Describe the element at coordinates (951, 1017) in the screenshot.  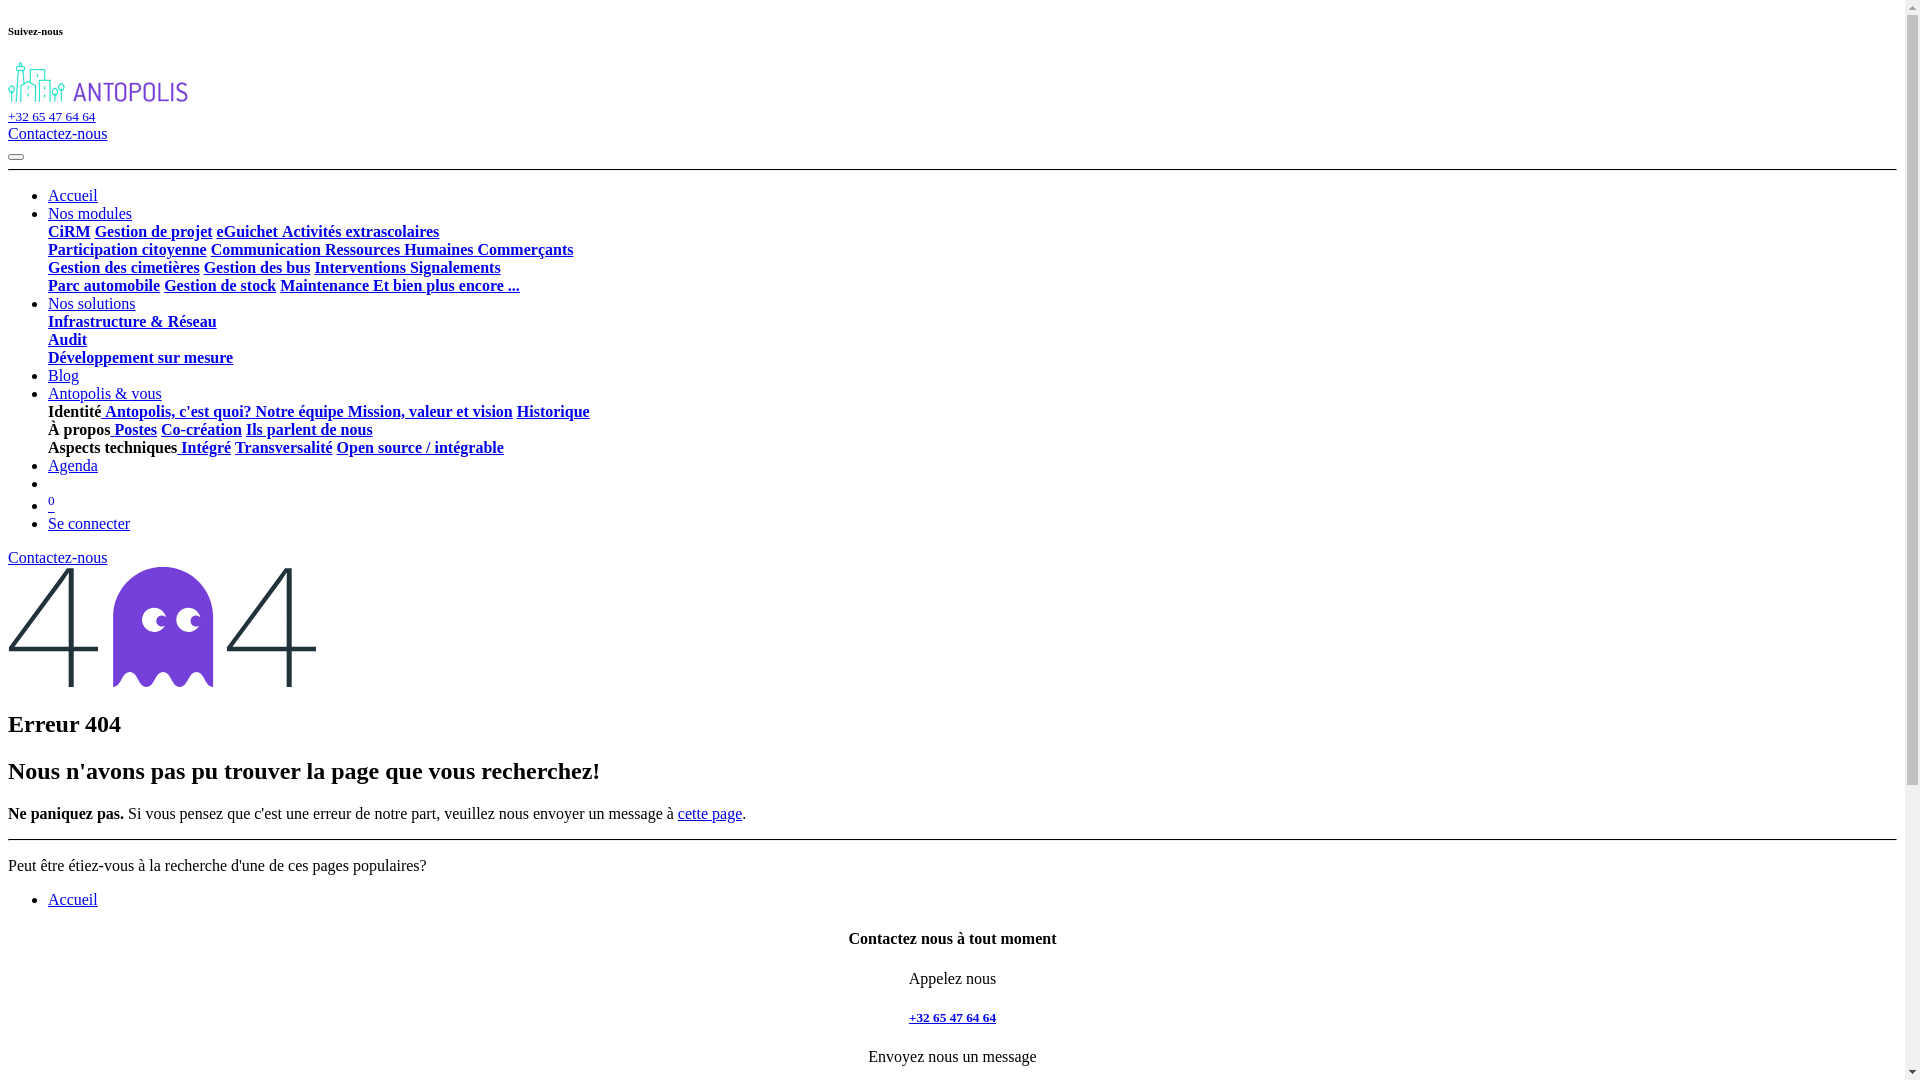
I see `'+32 65 47 64 64'` at that location.